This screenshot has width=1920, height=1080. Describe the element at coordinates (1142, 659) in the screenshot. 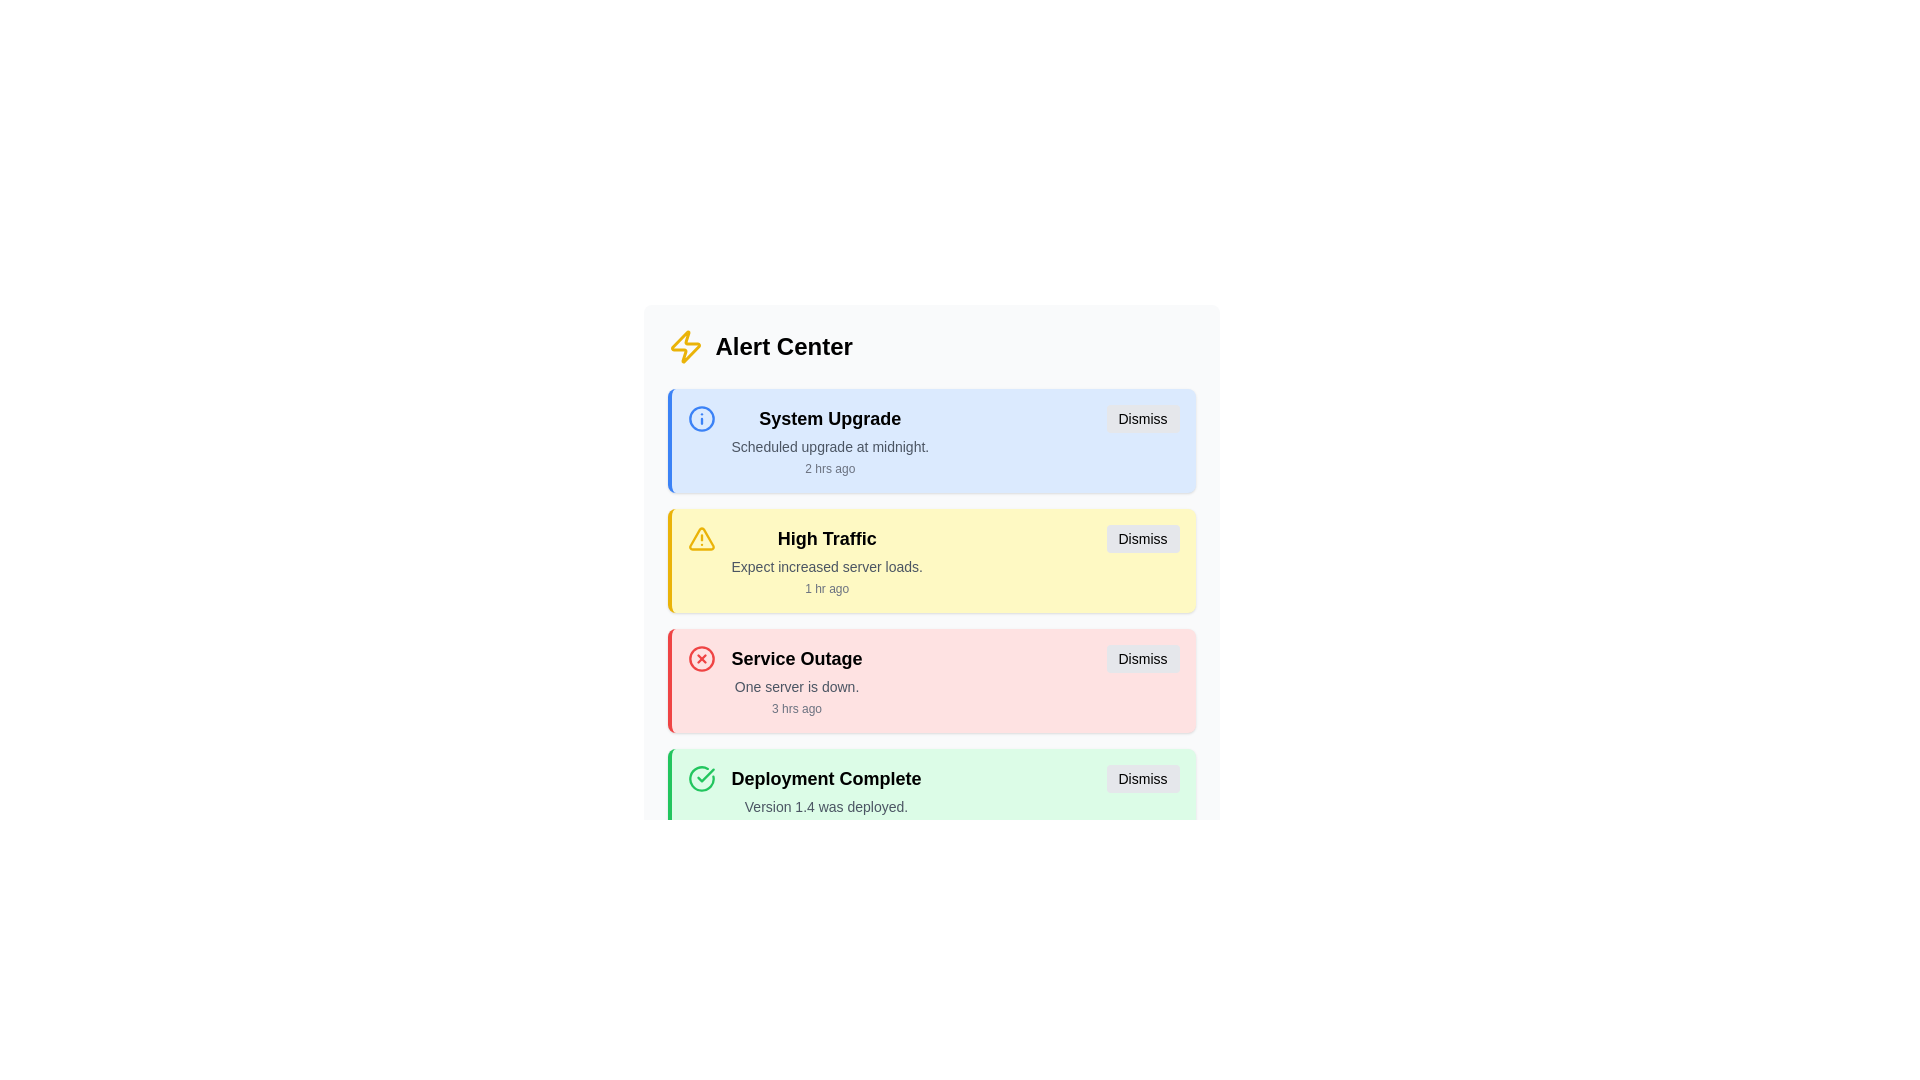

I see `the 'Dismiss' button in the 'Service Outage' alert card` at that location.